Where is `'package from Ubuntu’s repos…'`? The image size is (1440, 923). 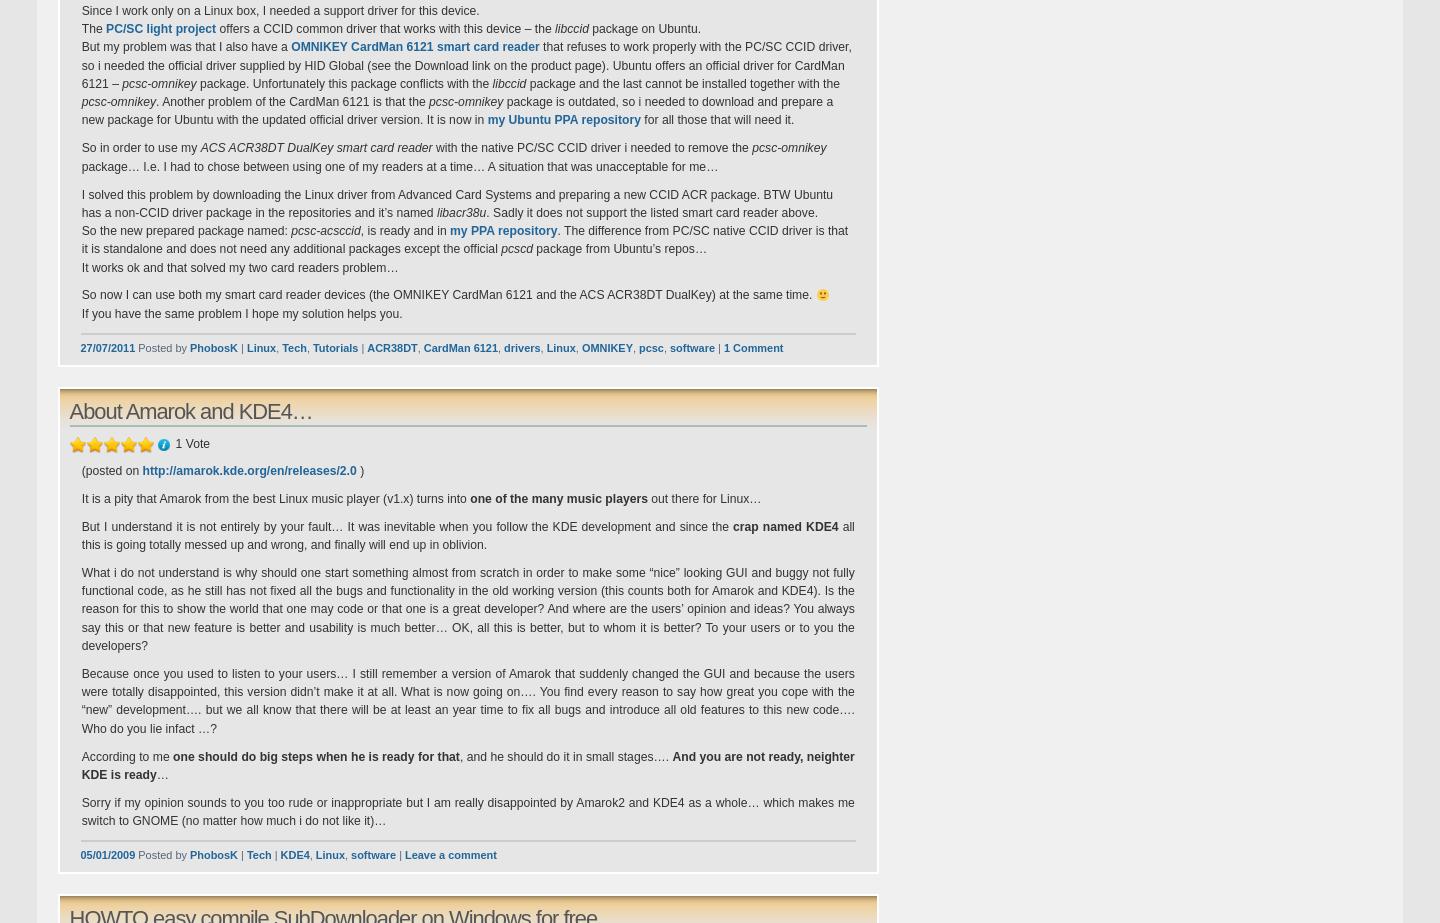 'package from Ubuntu’s repos…' is located at coordinates (618, 249).